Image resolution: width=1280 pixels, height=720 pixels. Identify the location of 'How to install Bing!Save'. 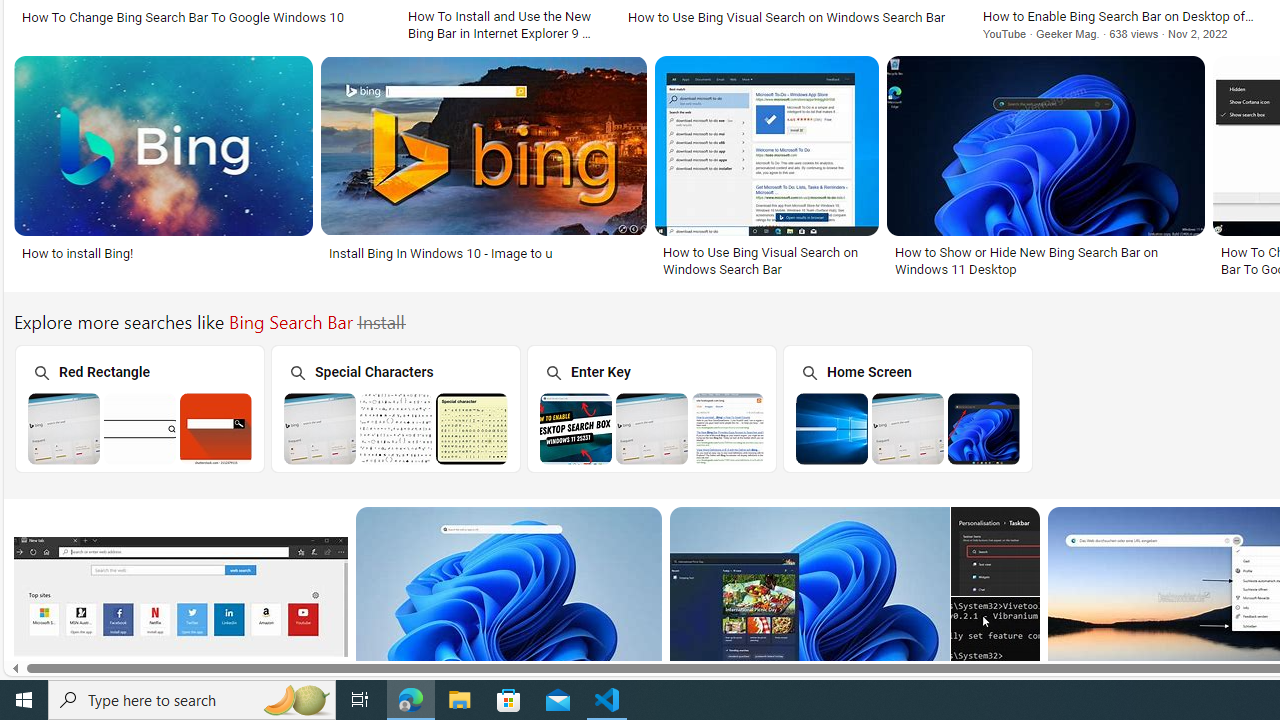
(167, 168).